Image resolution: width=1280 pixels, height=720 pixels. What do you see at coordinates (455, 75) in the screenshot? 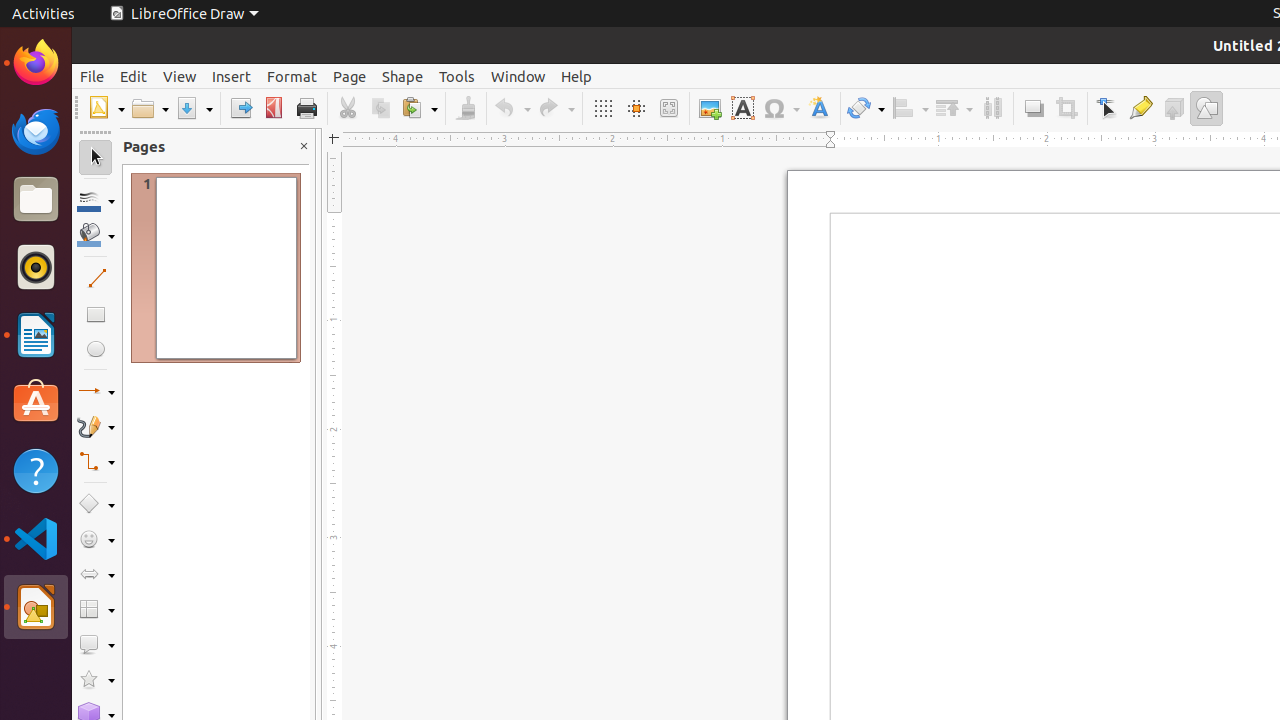
I see `'Tools'` at bounding box center [455, 75].